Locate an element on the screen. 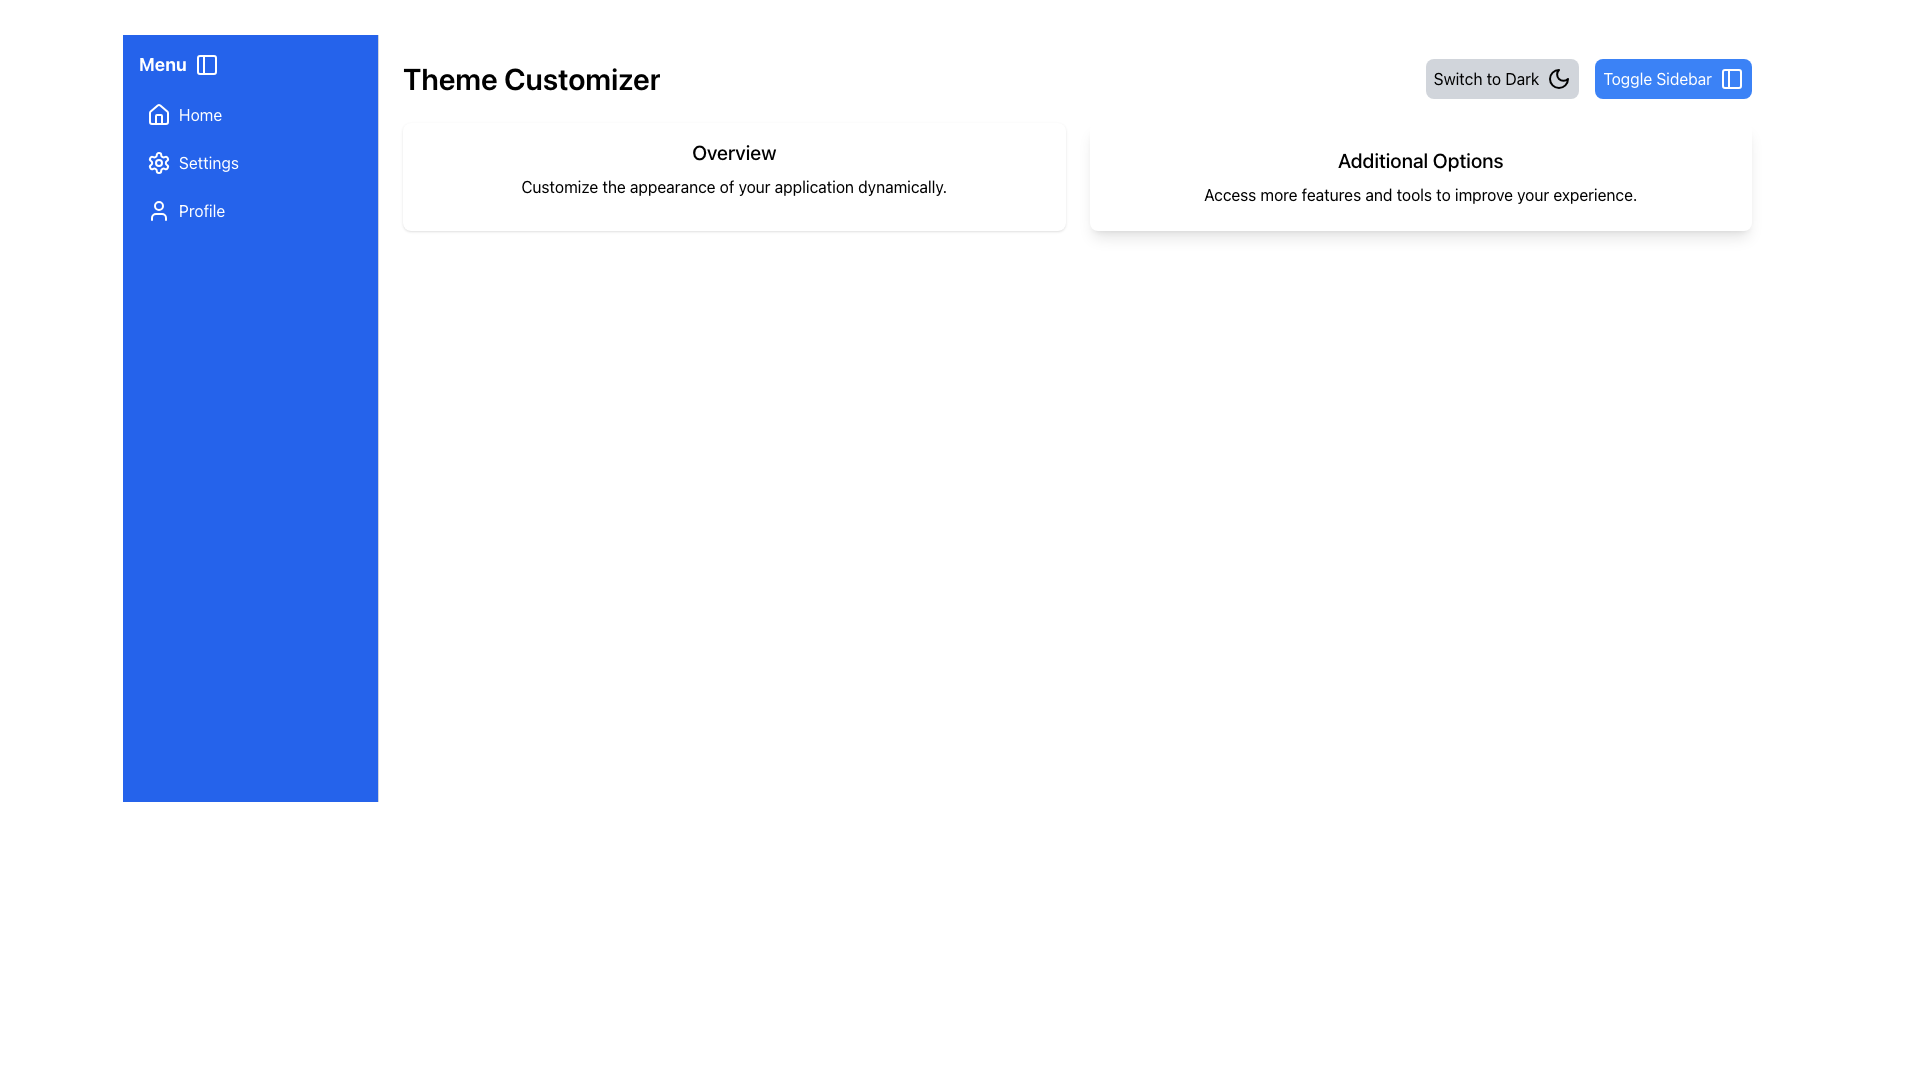 Image resolution: width=1920 pixels, height=1080 pixels. the 'Profile' menu option icon located in the left navigation sidebar, which is the third item in the menu, positioned below 'Settings' is located at coordinates (157, 211).